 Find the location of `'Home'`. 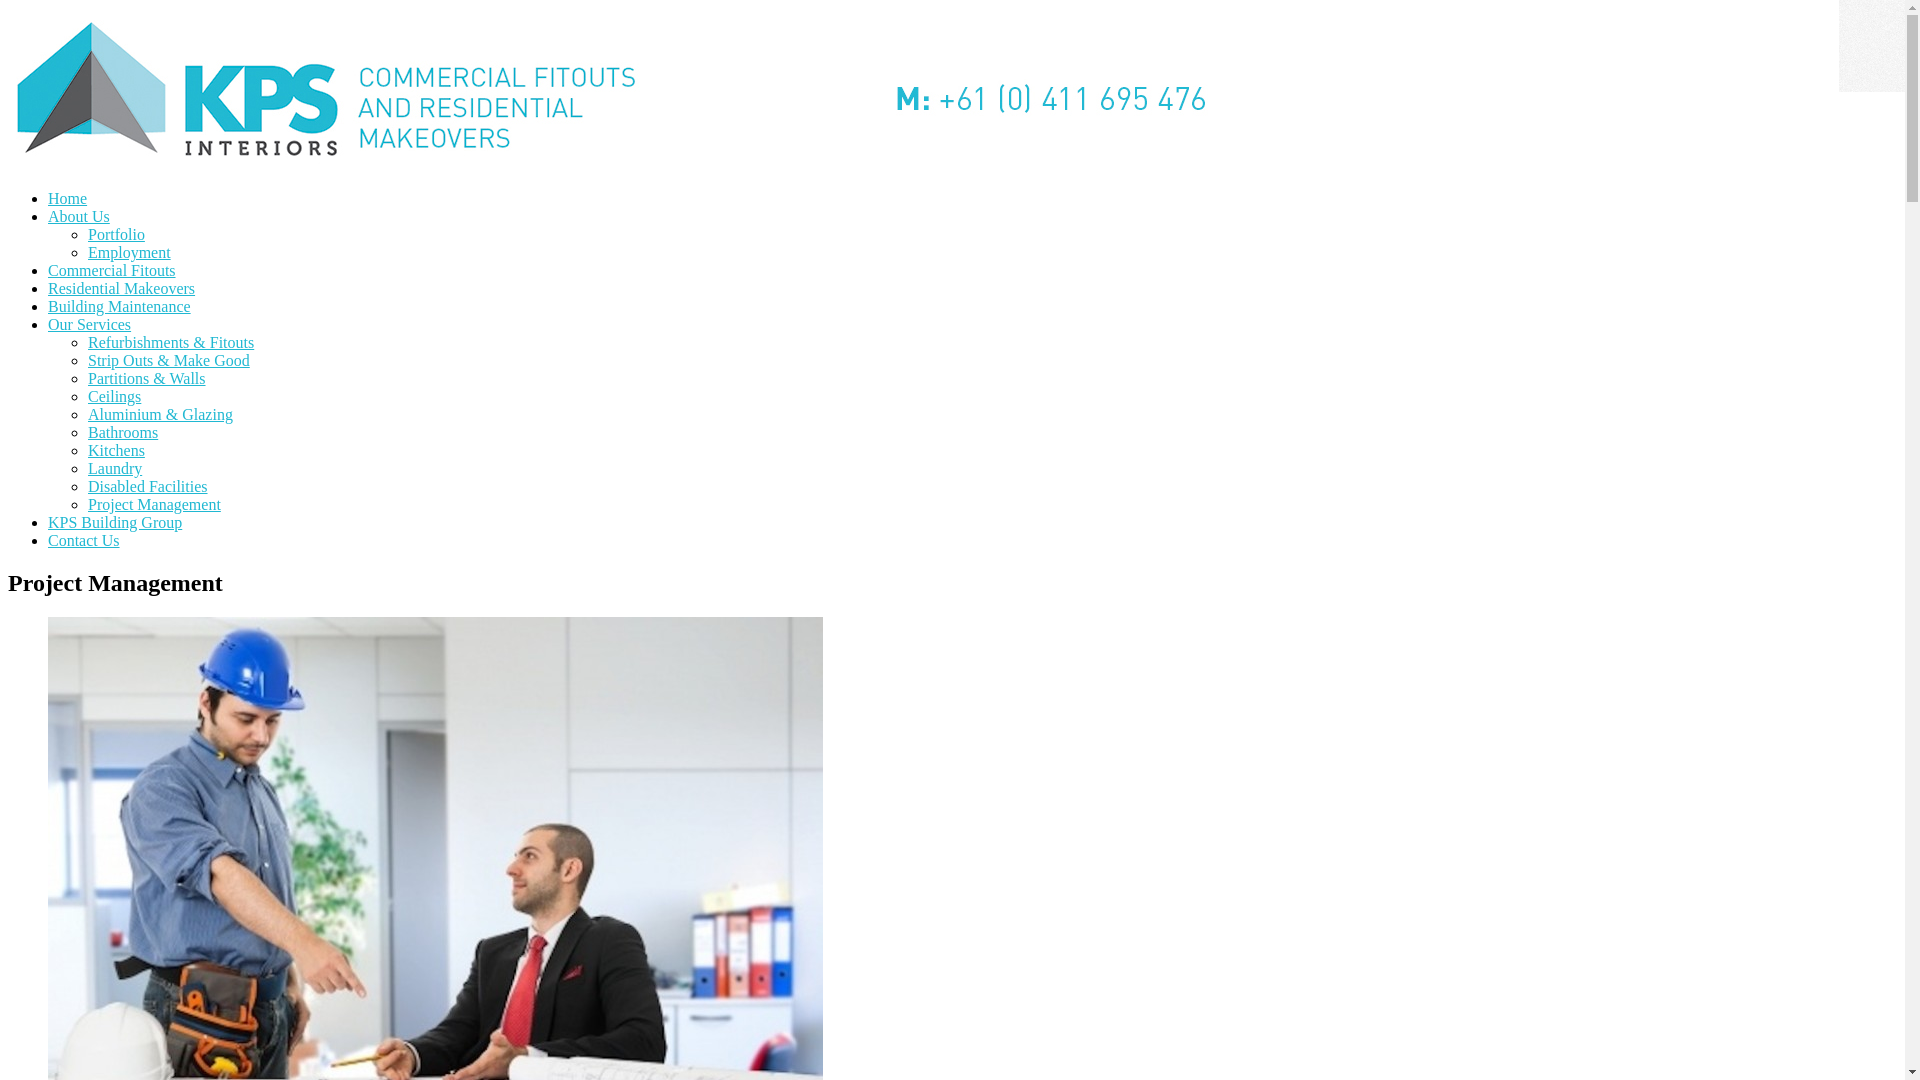

'Home' is located at coordinates (67, 198).